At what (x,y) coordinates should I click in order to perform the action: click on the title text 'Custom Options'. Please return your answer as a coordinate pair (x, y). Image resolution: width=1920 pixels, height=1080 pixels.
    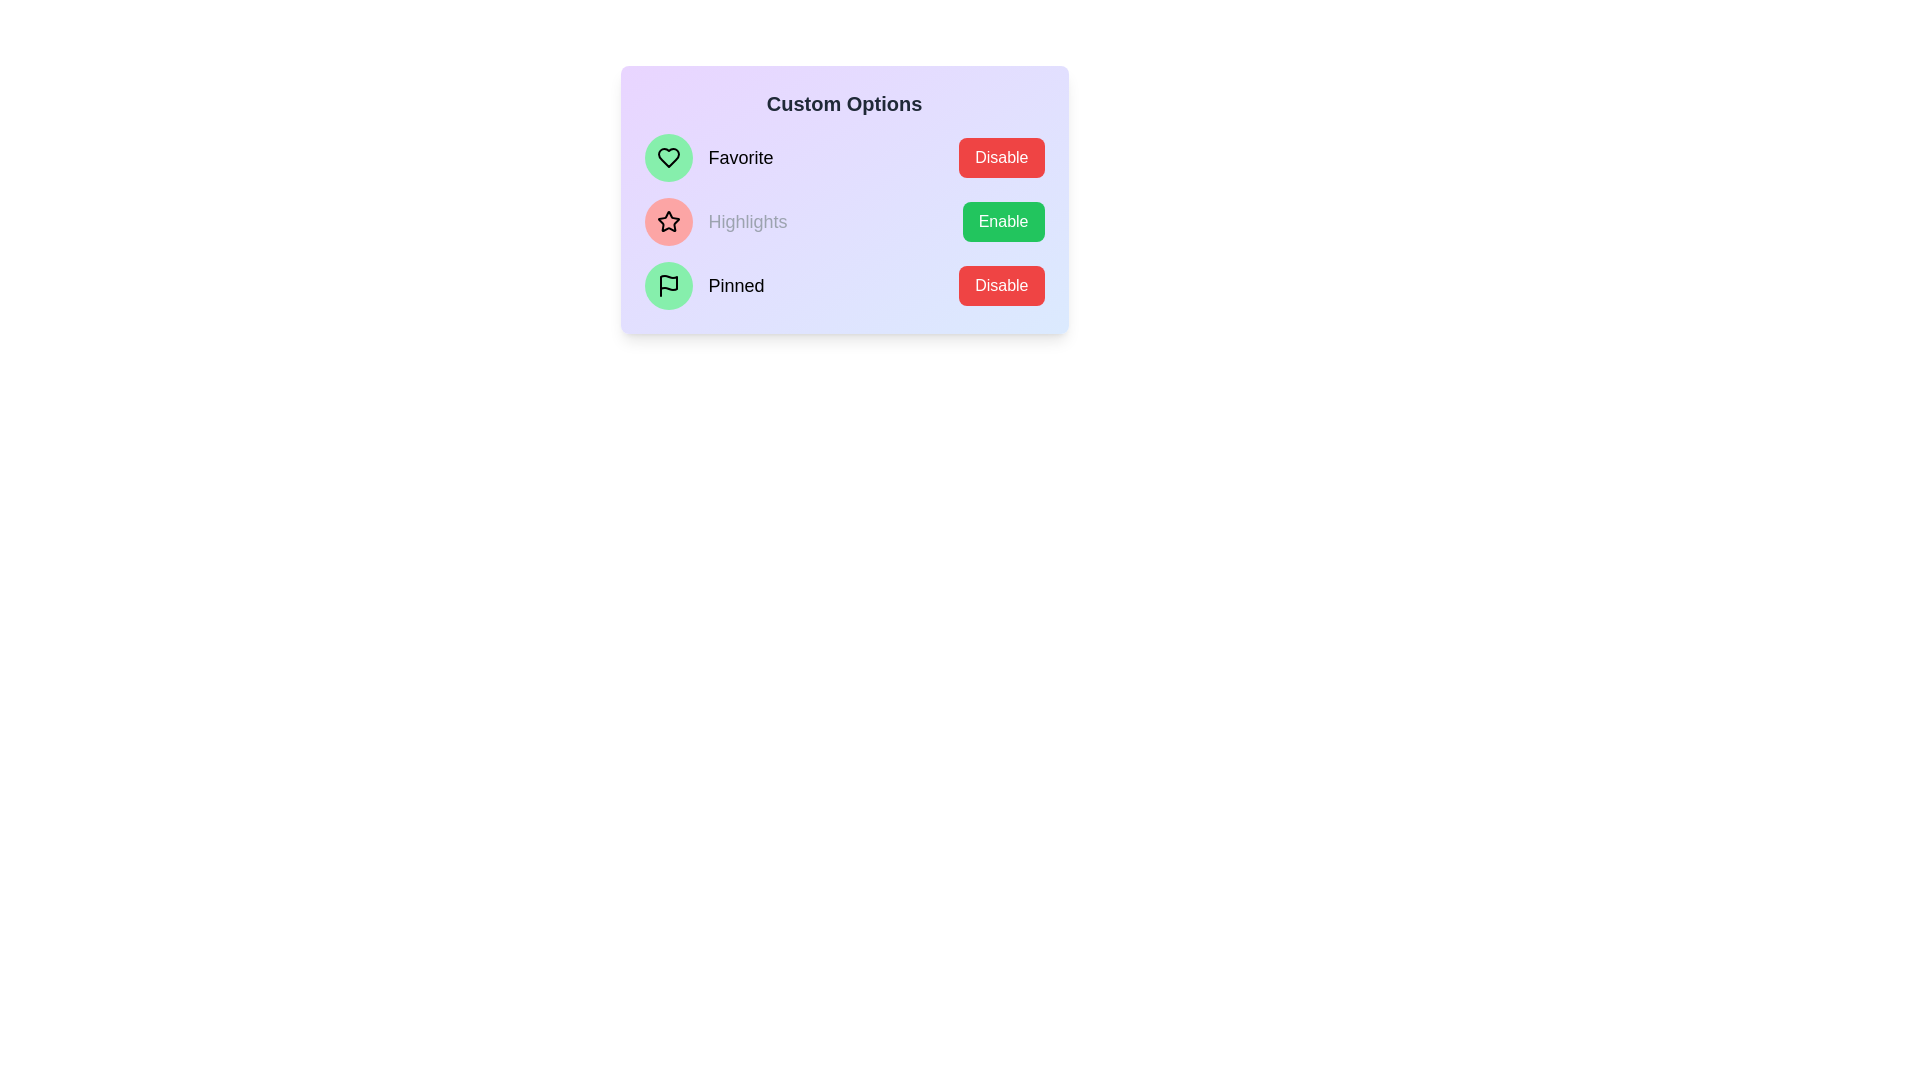
    Looking at the image, I should click on (844, 104).